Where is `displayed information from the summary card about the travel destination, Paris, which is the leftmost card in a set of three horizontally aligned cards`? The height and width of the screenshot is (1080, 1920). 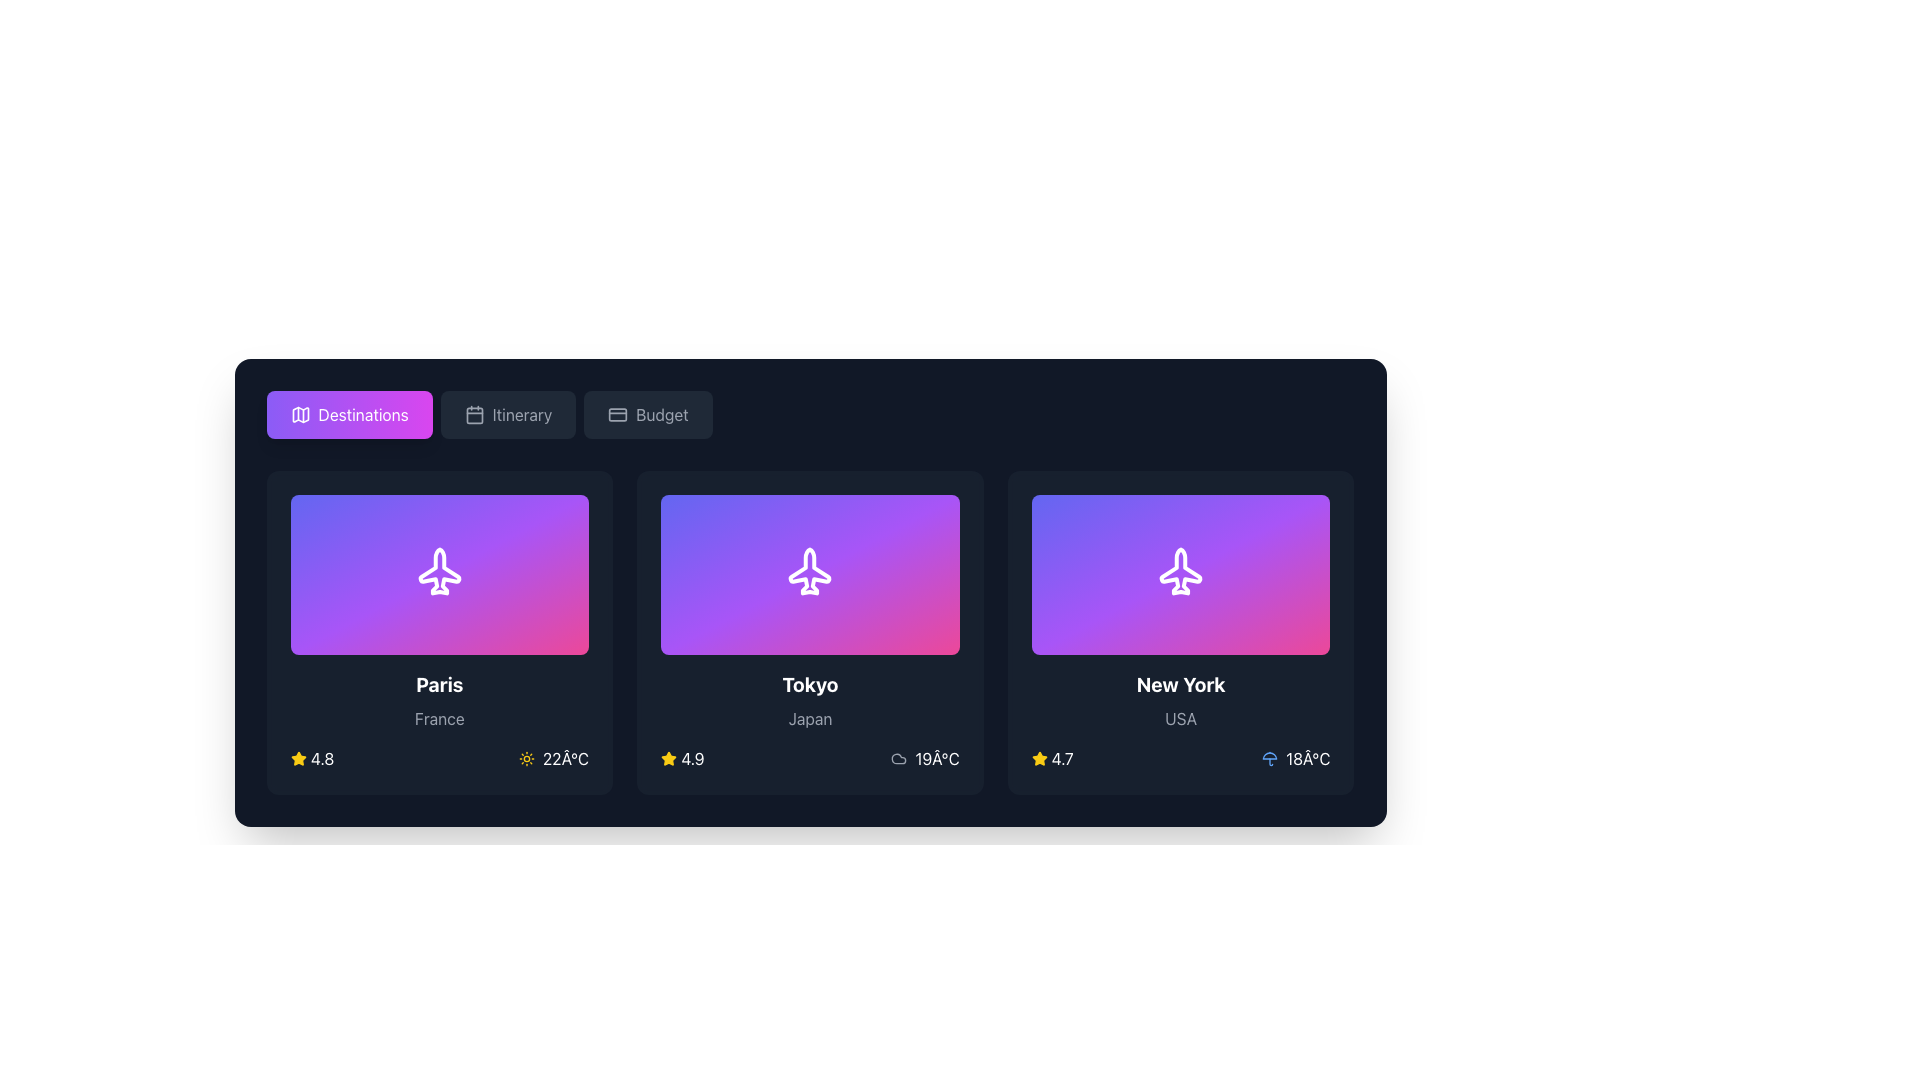 displayed information from the summary card about the travel destination, Paris, which is the leftmost card in a set of three horizontally aligned cards is located at coordinates (438, 632).